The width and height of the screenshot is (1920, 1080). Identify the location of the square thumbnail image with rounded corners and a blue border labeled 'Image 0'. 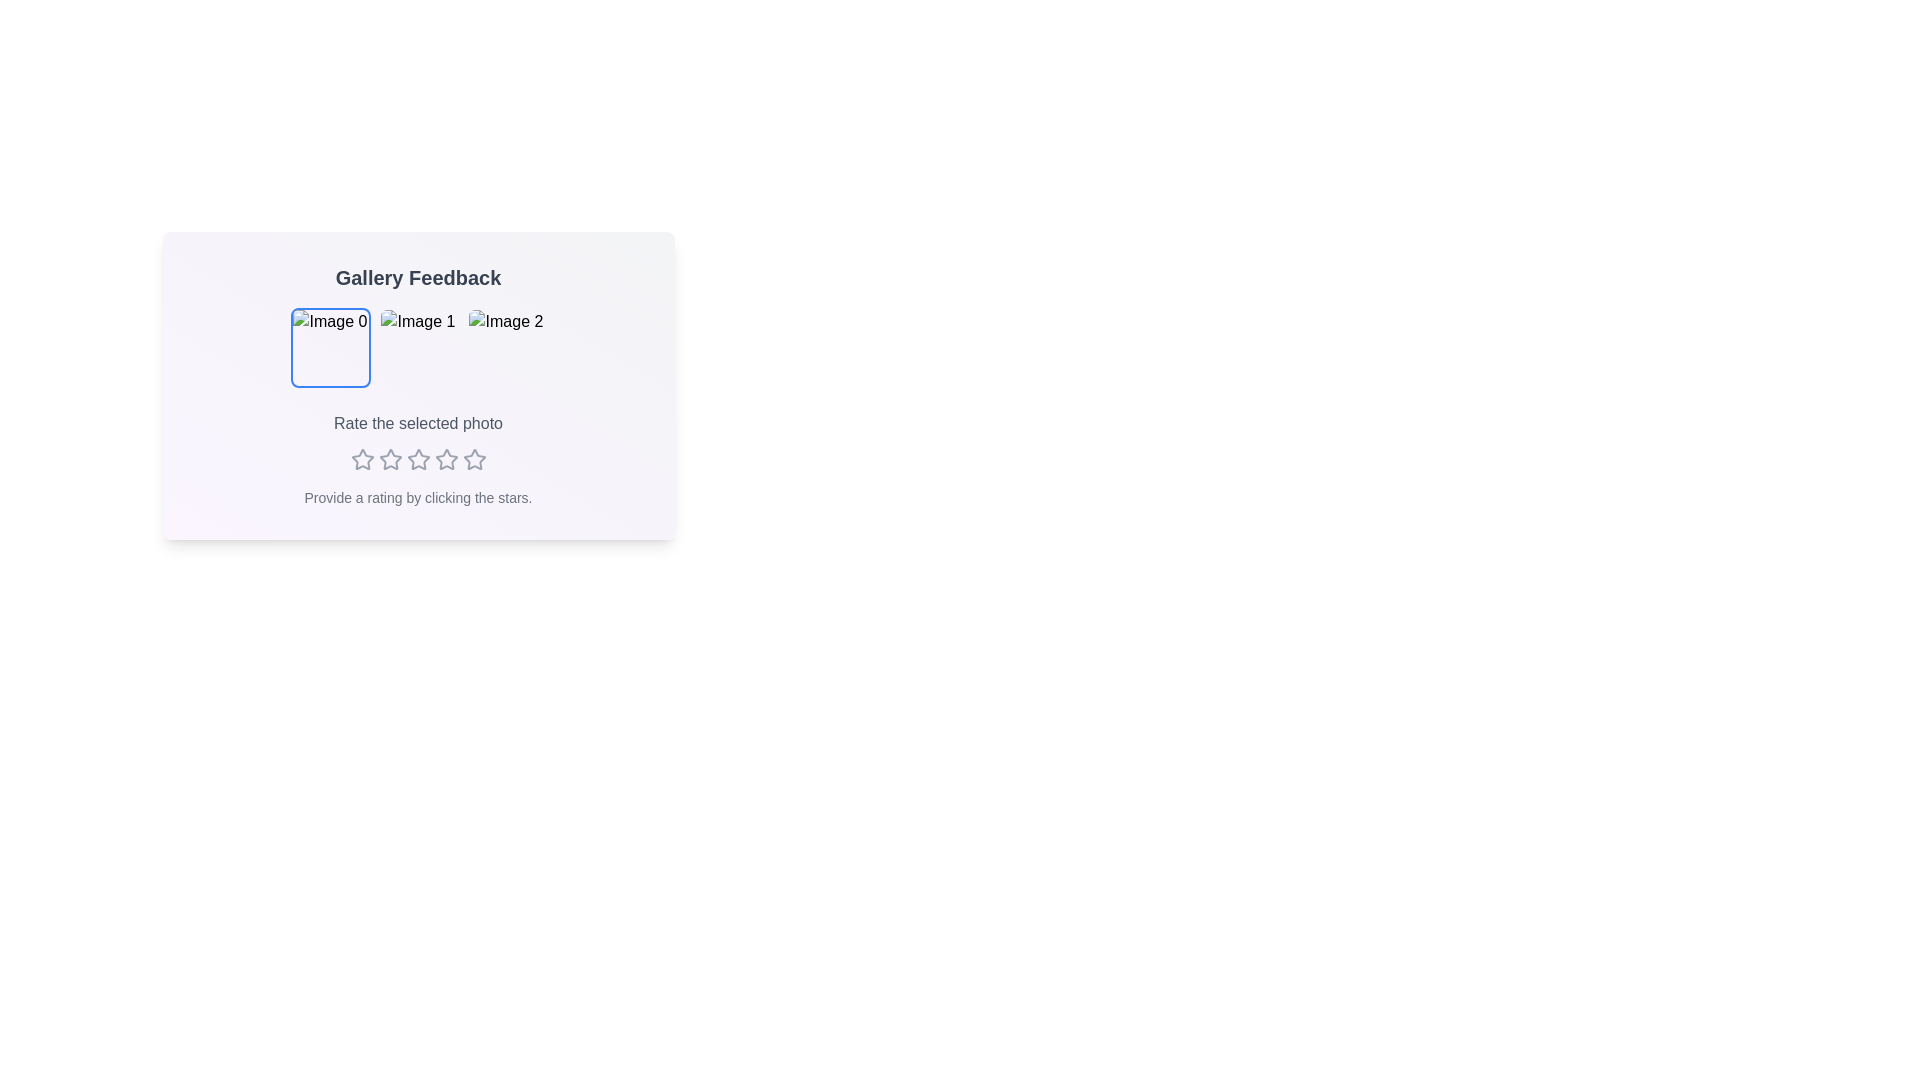
(330, 346).